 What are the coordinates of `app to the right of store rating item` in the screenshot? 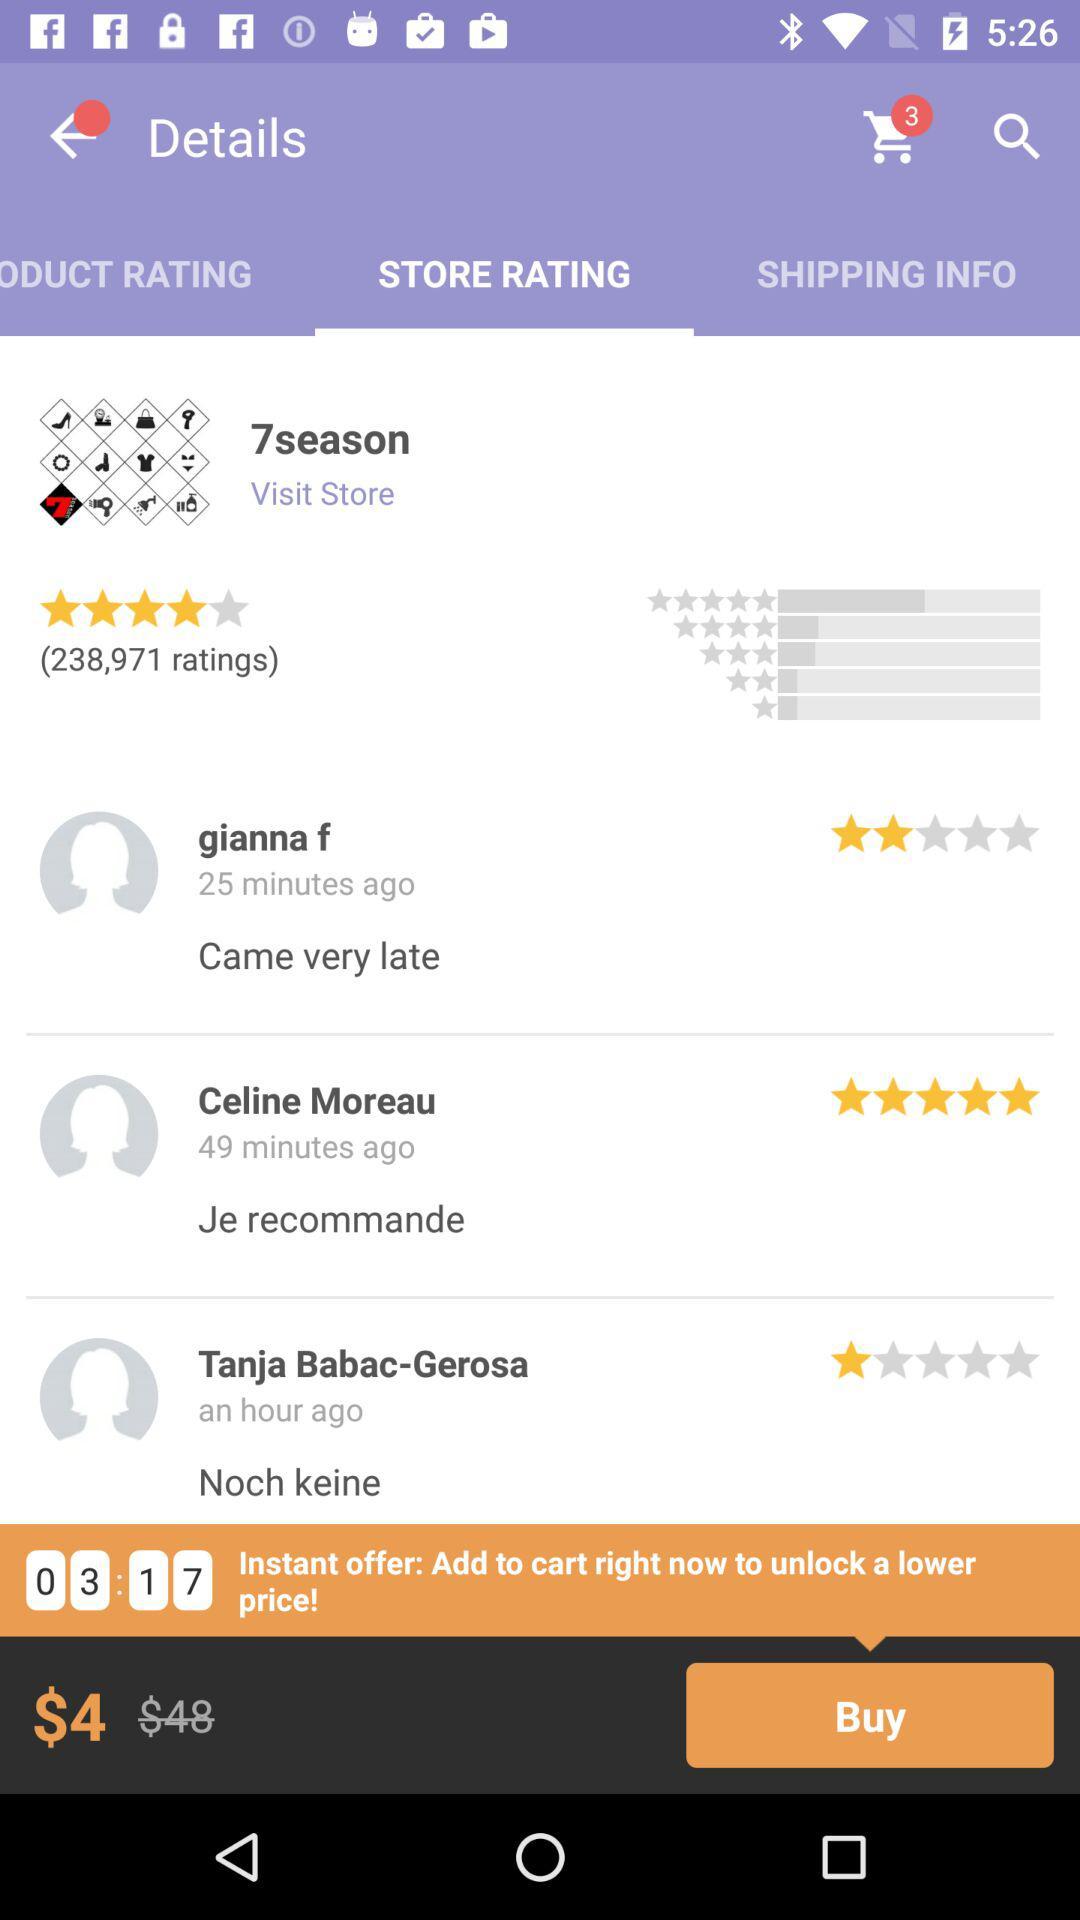 It's located at (885, 272).